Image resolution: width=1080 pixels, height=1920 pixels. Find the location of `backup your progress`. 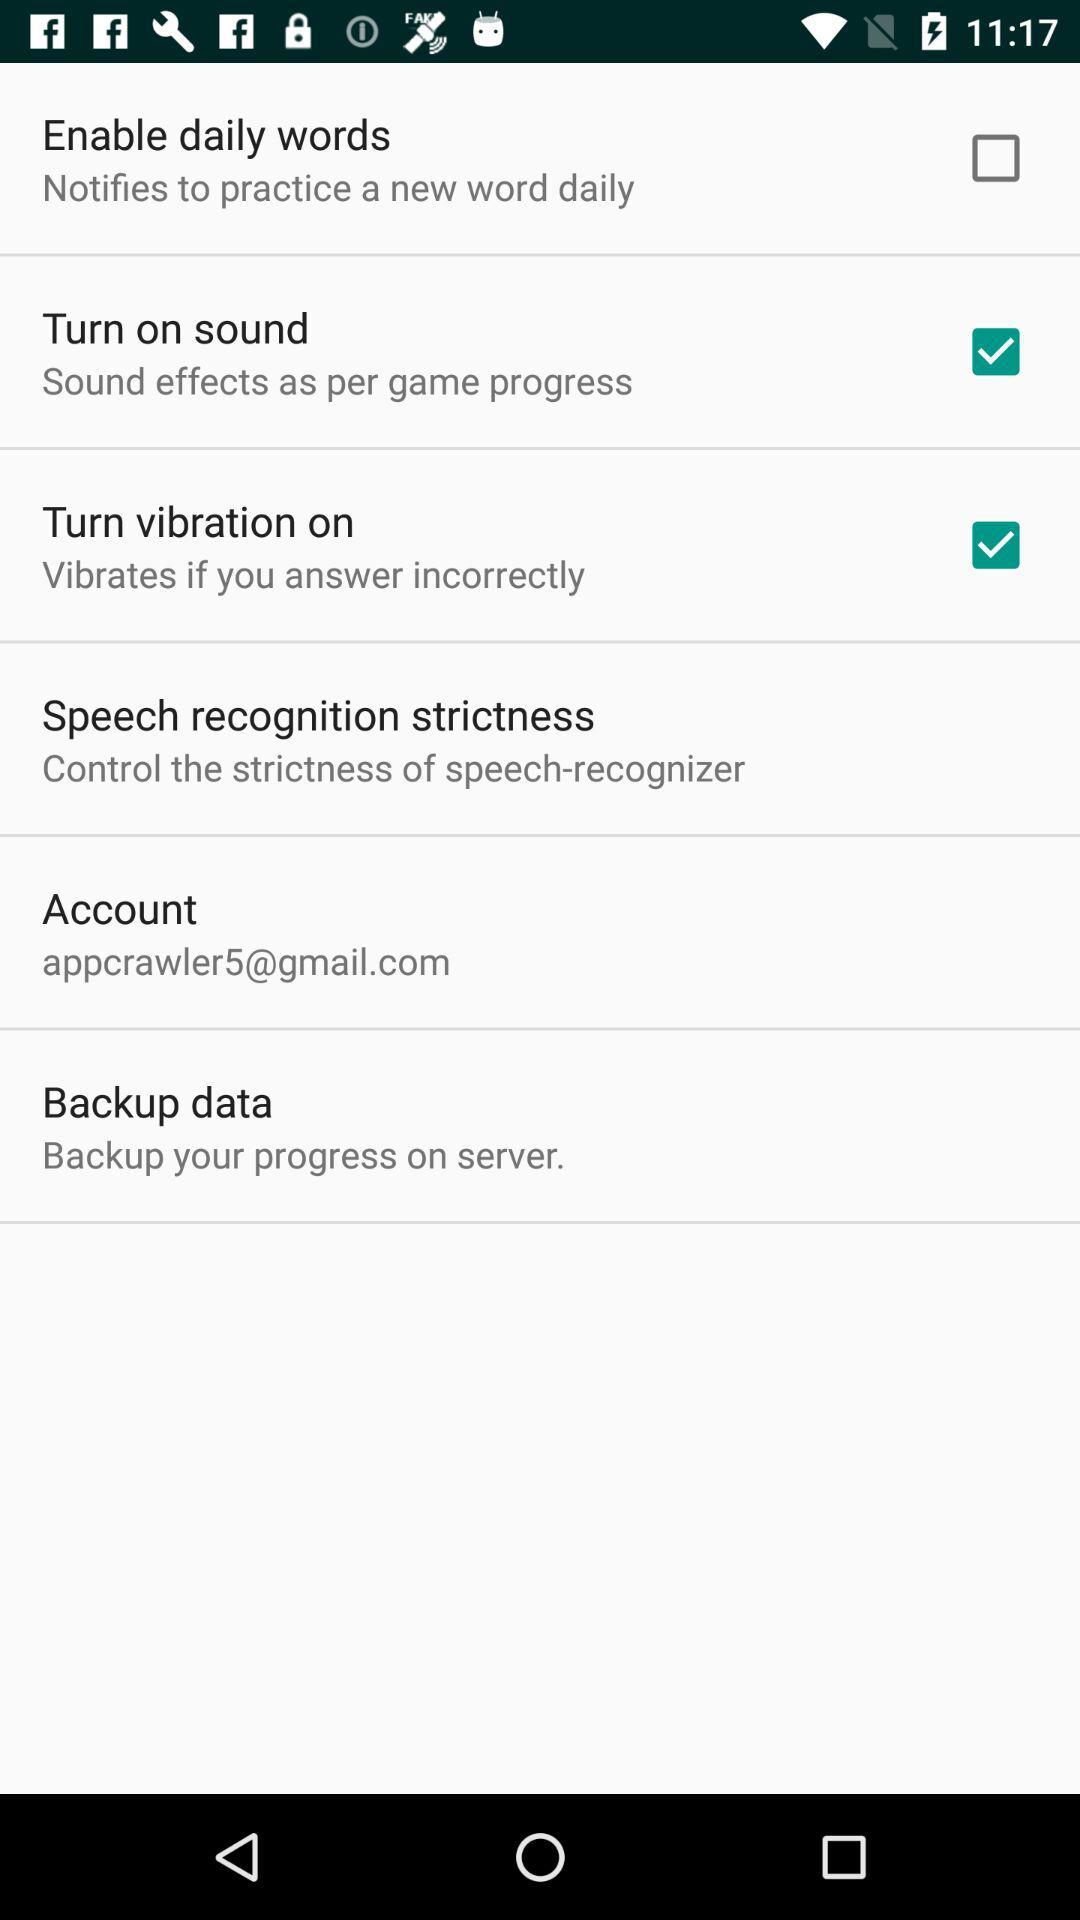

backup your progress is located at coordinates (303, 1154).